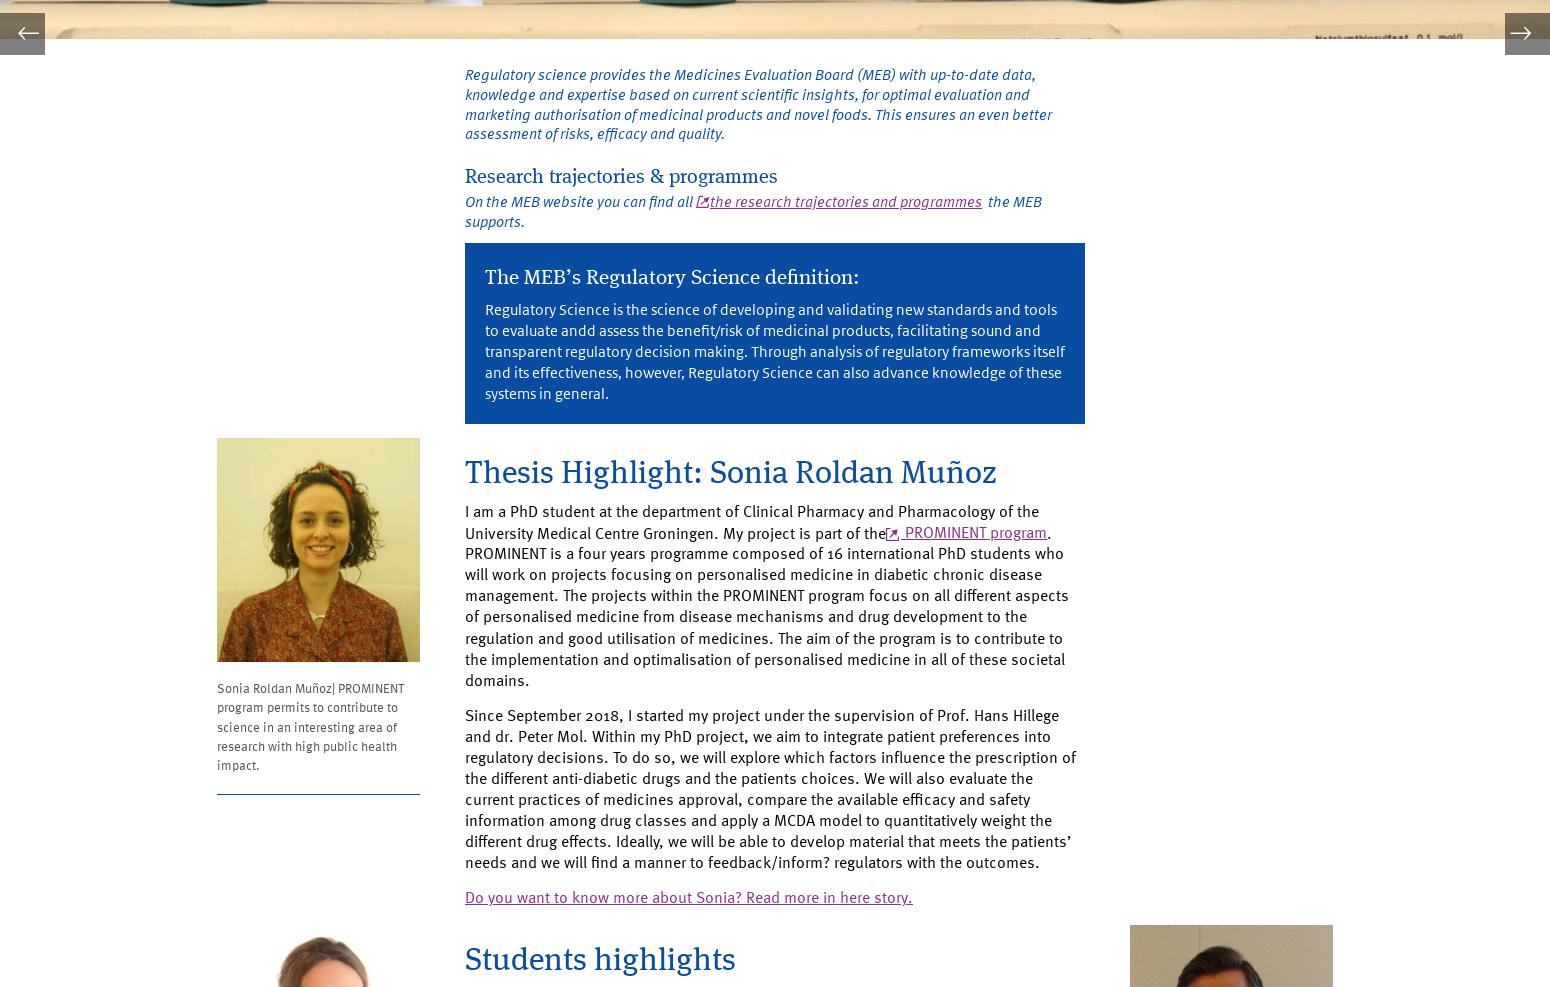  I want to click on 'PROMINENT program', so click(745, 568).